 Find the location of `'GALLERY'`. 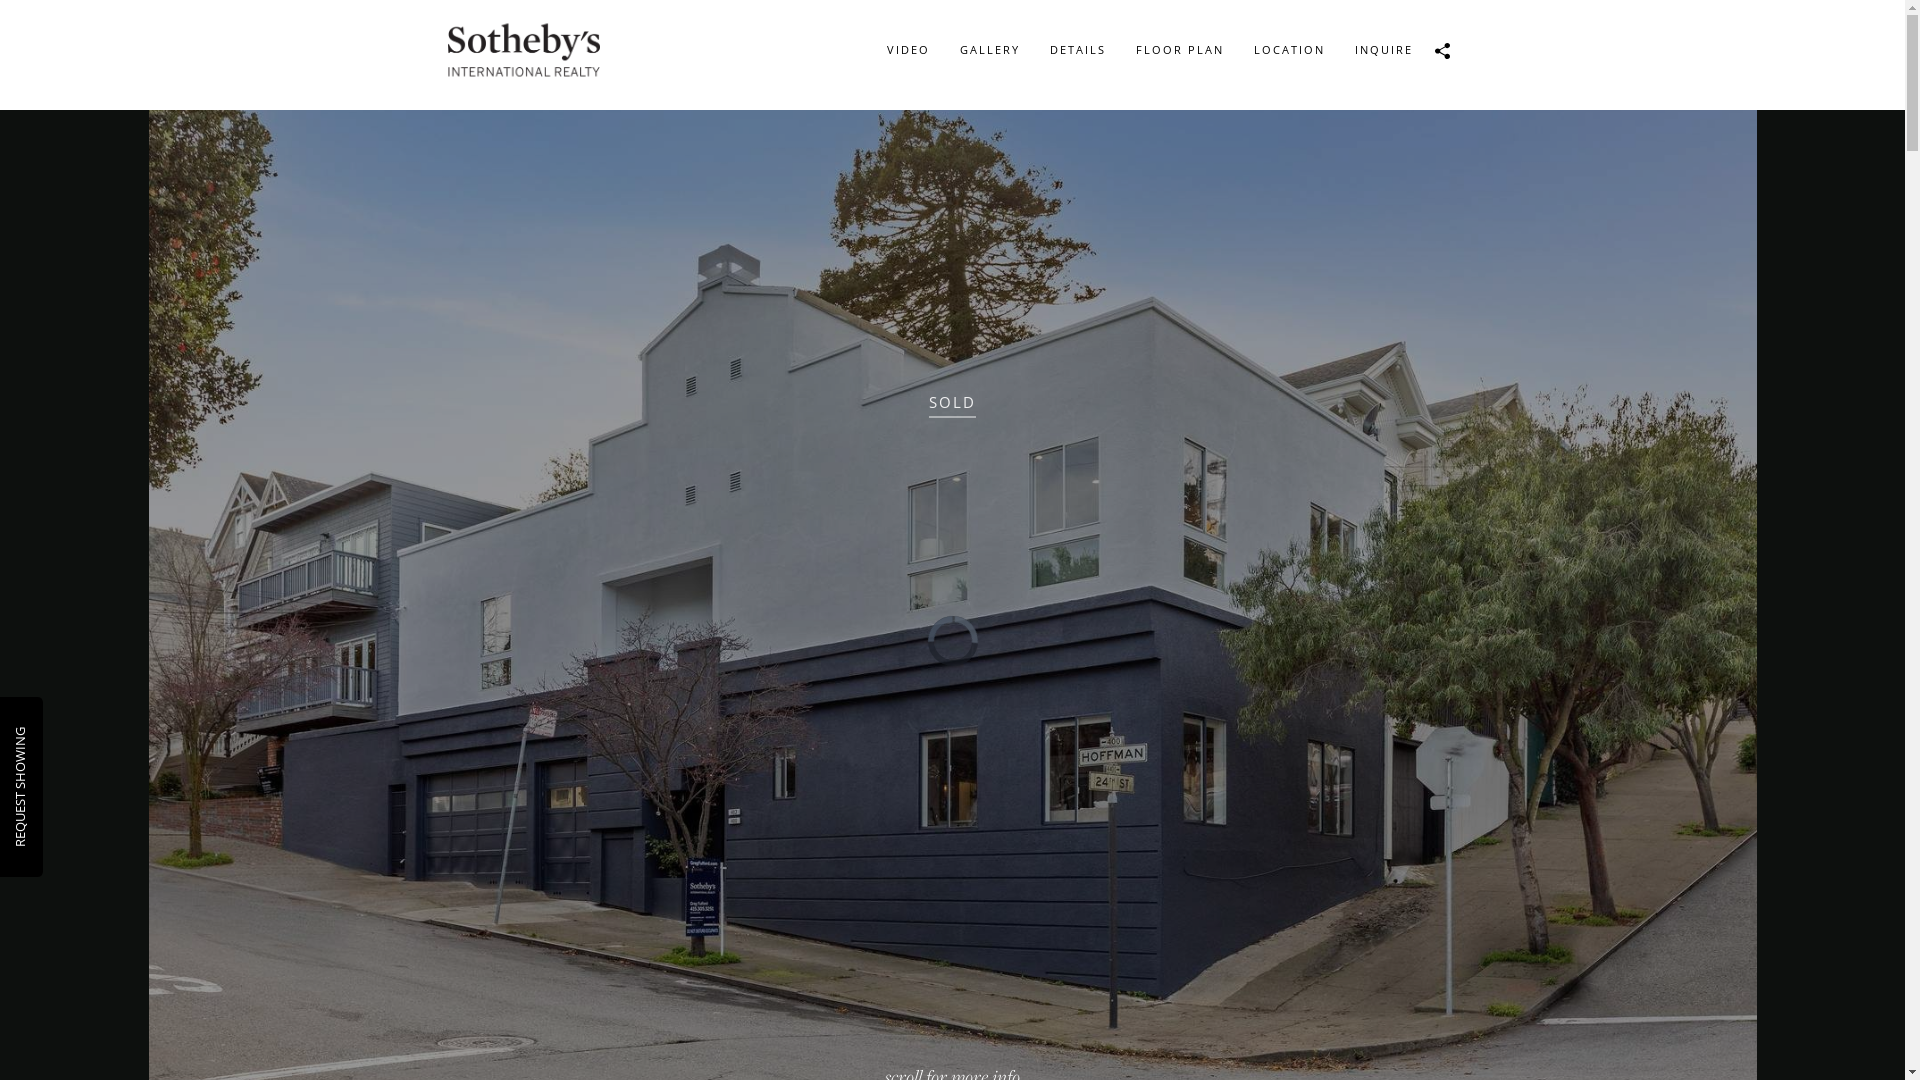

'GALLERY' is located at coordinates (943, 49).